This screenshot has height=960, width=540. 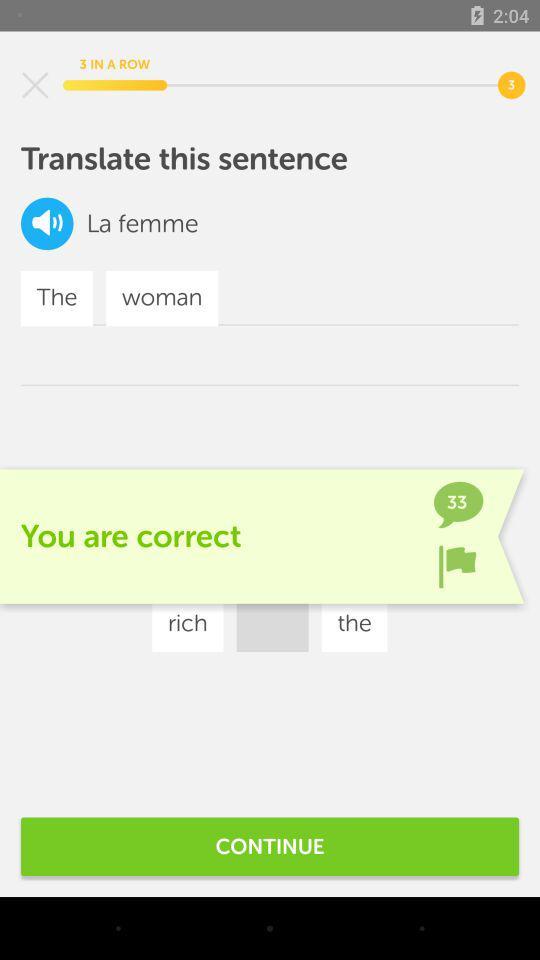 What do you see at coordinates (375, 564) in the screenshot?
I see `the am item` at bounding box center [375, 564].